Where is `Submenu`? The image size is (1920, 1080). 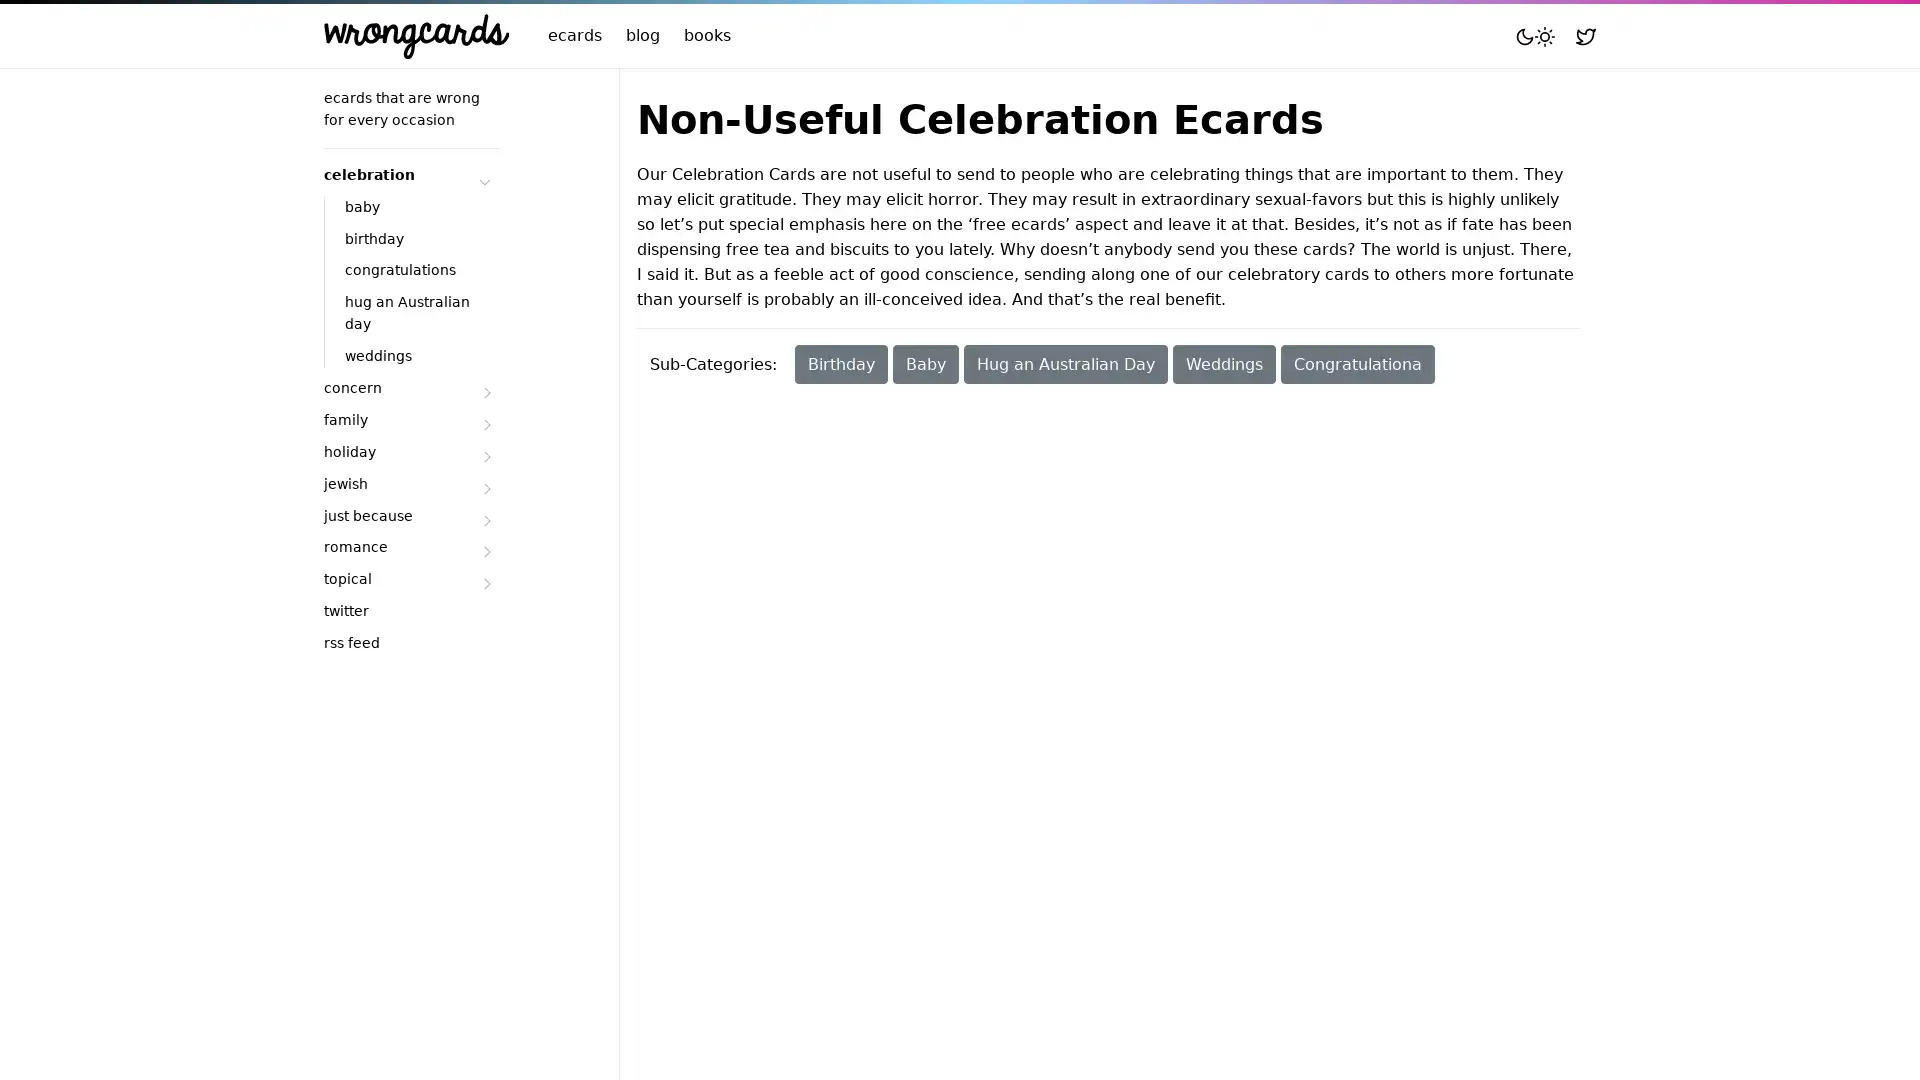
Submenu is located at coordinates (484, 177).